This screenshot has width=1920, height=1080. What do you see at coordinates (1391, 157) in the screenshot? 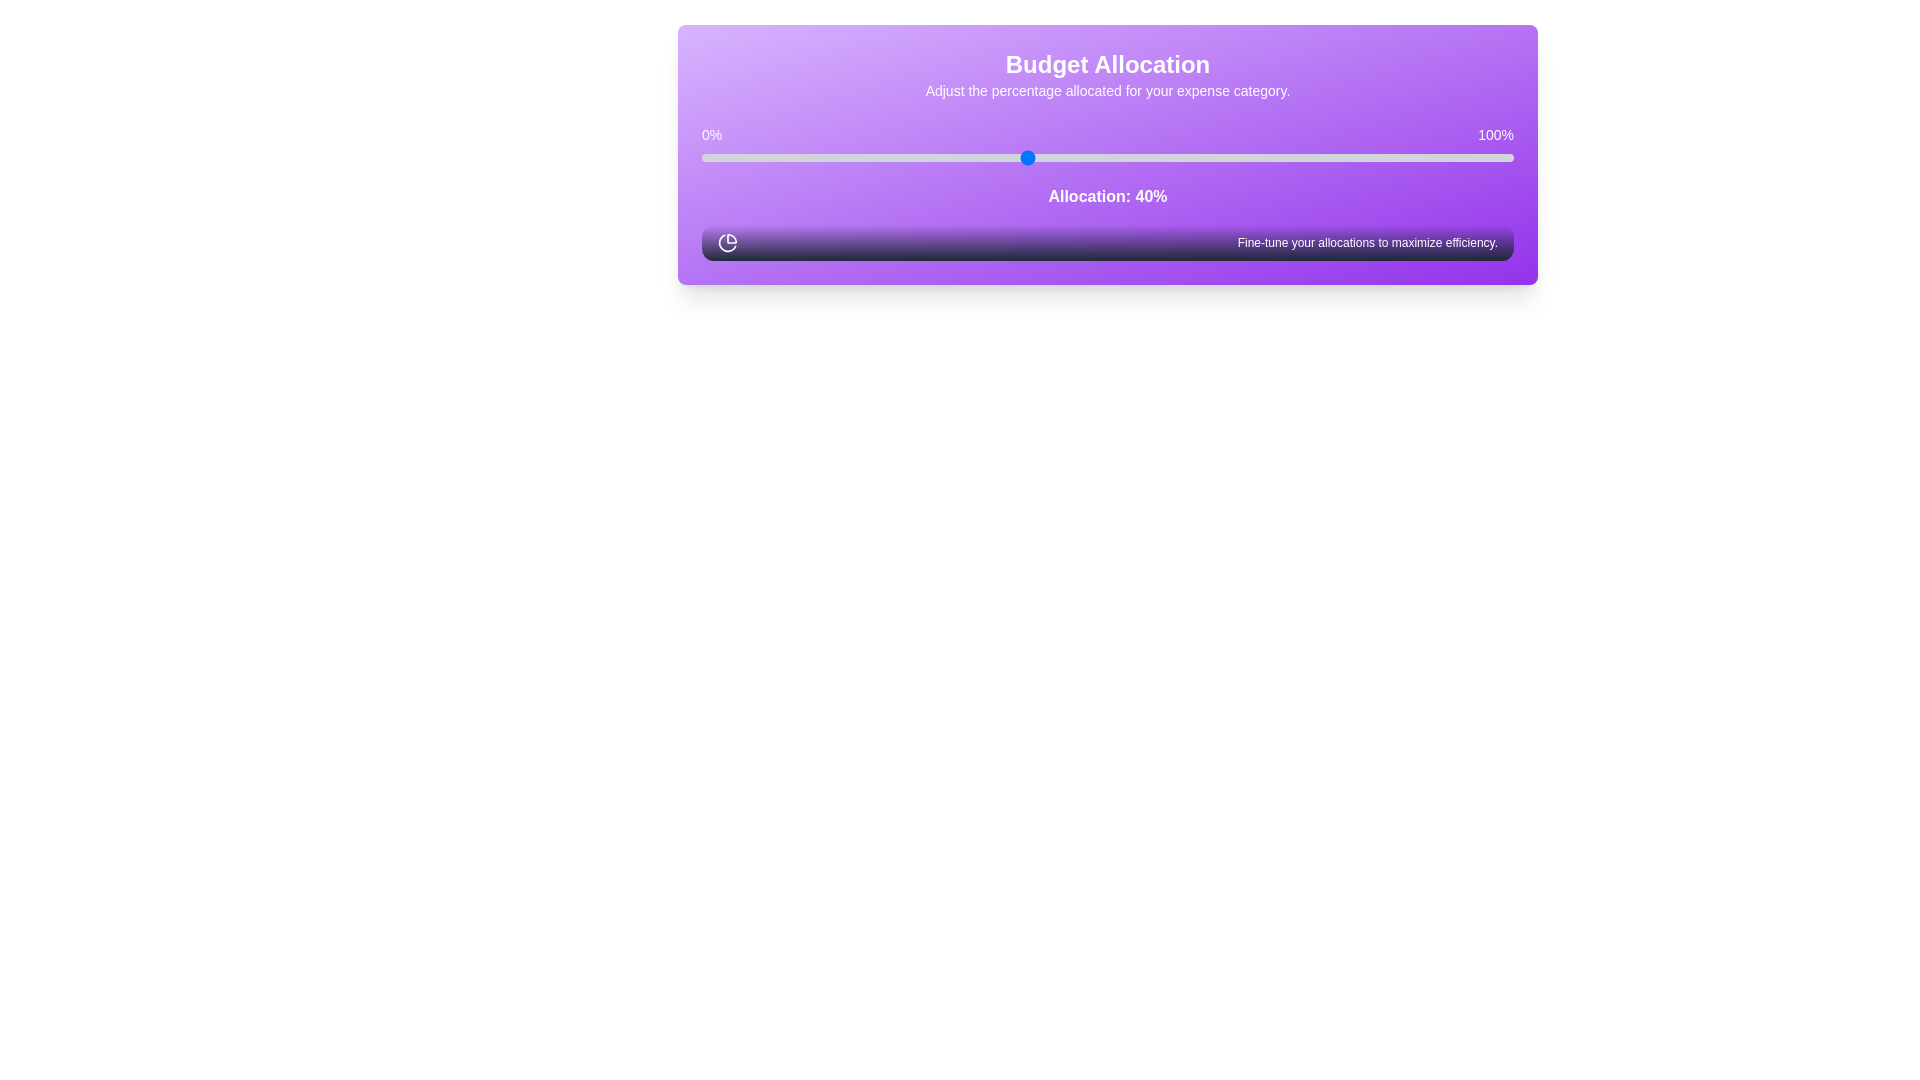
I see `the allocation percentage` at bounding box center [1391, 157].